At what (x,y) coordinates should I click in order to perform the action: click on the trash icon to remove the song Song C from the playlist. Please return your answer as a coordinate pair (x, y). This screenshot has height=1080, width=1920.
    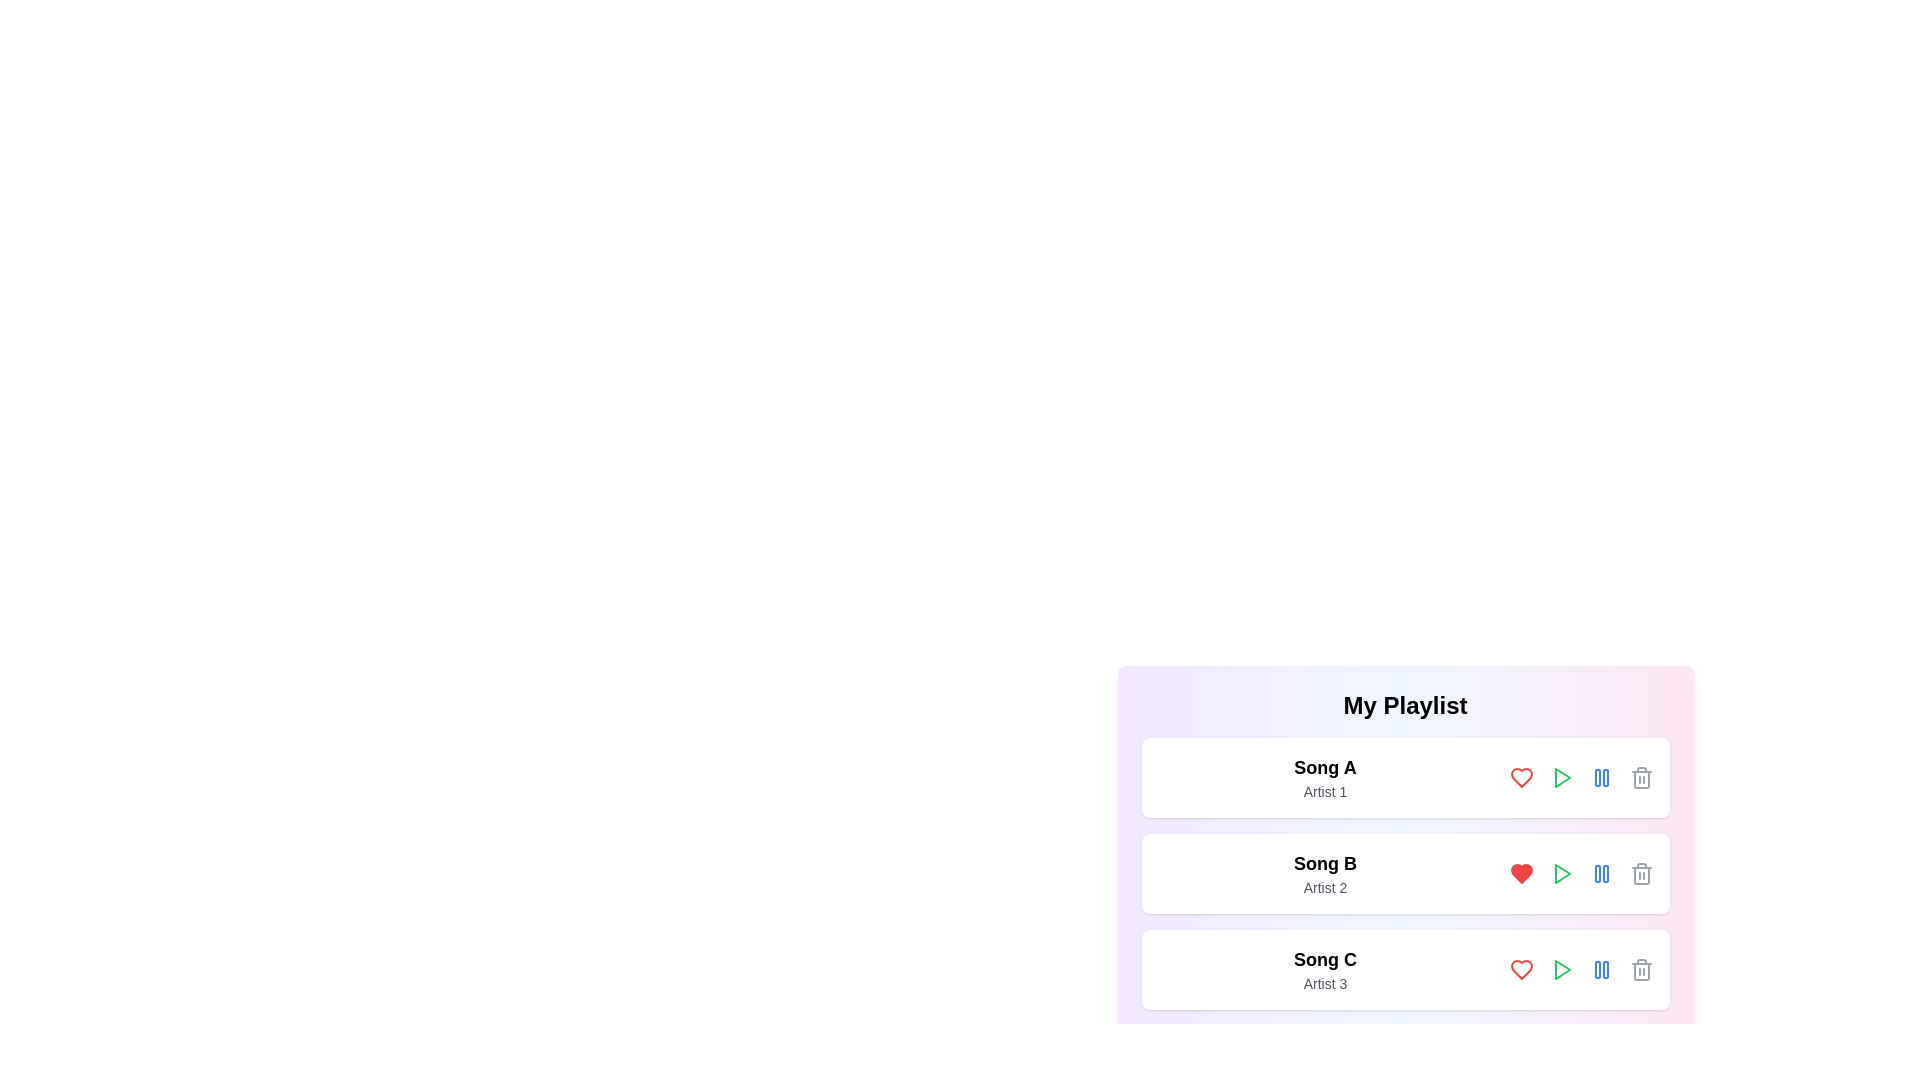
    Looking at the image, I should click on (1641, 968).